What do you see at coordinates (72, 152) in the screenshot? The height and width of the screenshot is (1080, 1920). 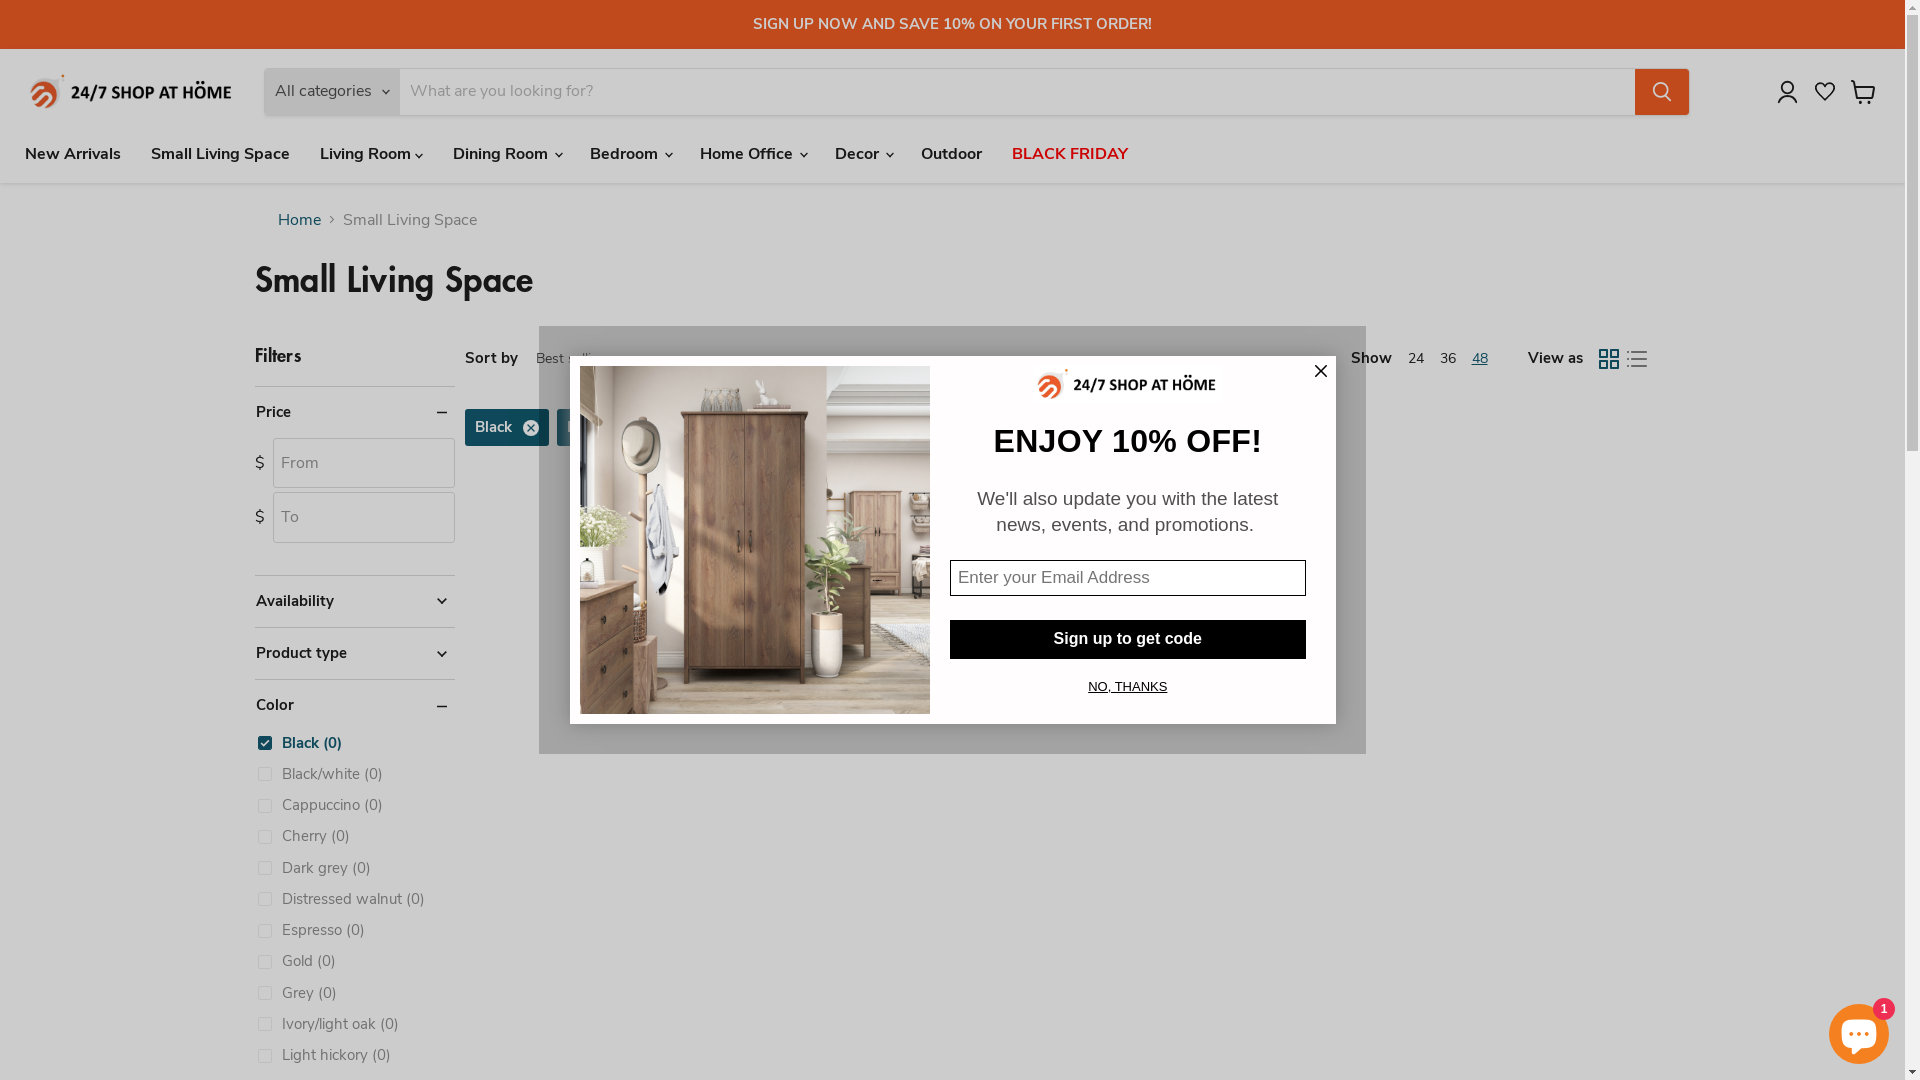 I see `'New Arrivals'` at bounding box center [72, 152].